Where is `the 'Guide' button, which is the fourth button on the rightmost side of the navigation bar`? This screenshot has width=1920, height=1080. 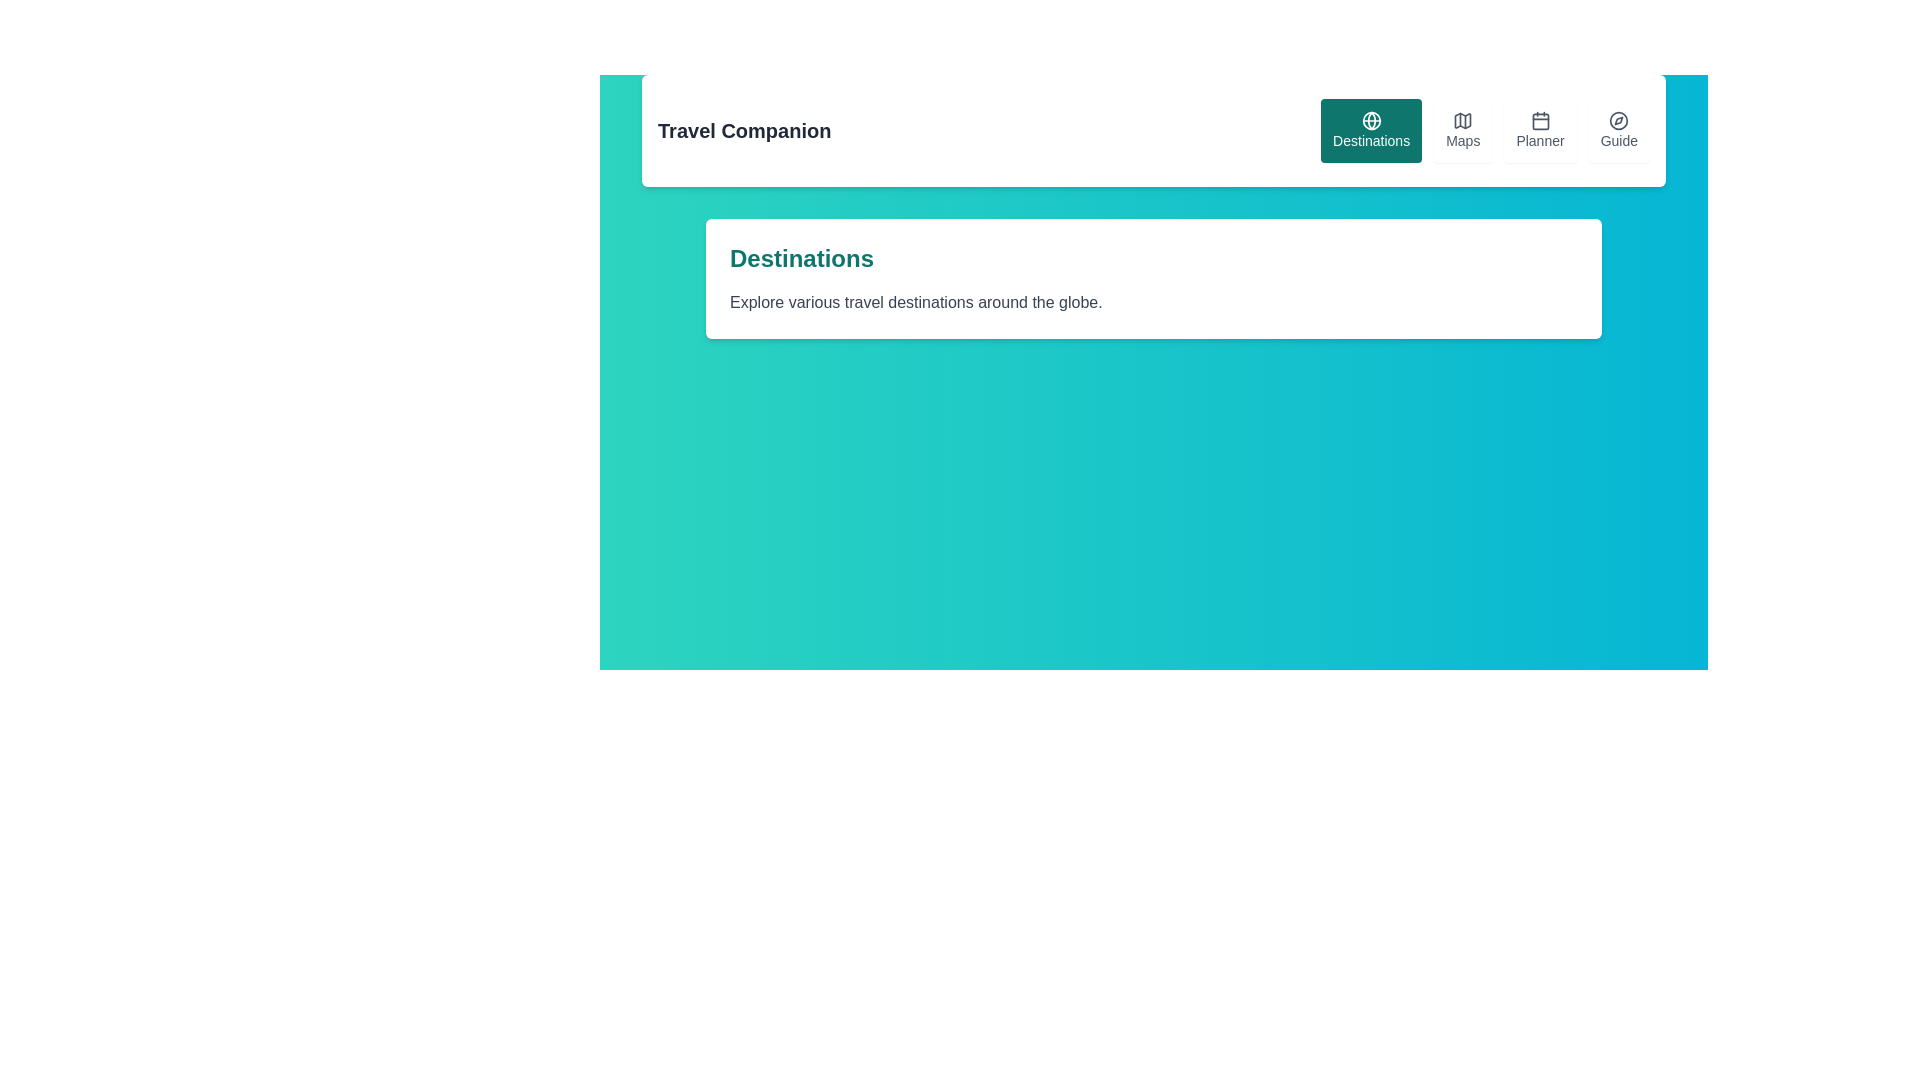
the 'Guide' button, which is the fourth button on the rightmost side of the navigation bar is located at coordinates (1619, 131).